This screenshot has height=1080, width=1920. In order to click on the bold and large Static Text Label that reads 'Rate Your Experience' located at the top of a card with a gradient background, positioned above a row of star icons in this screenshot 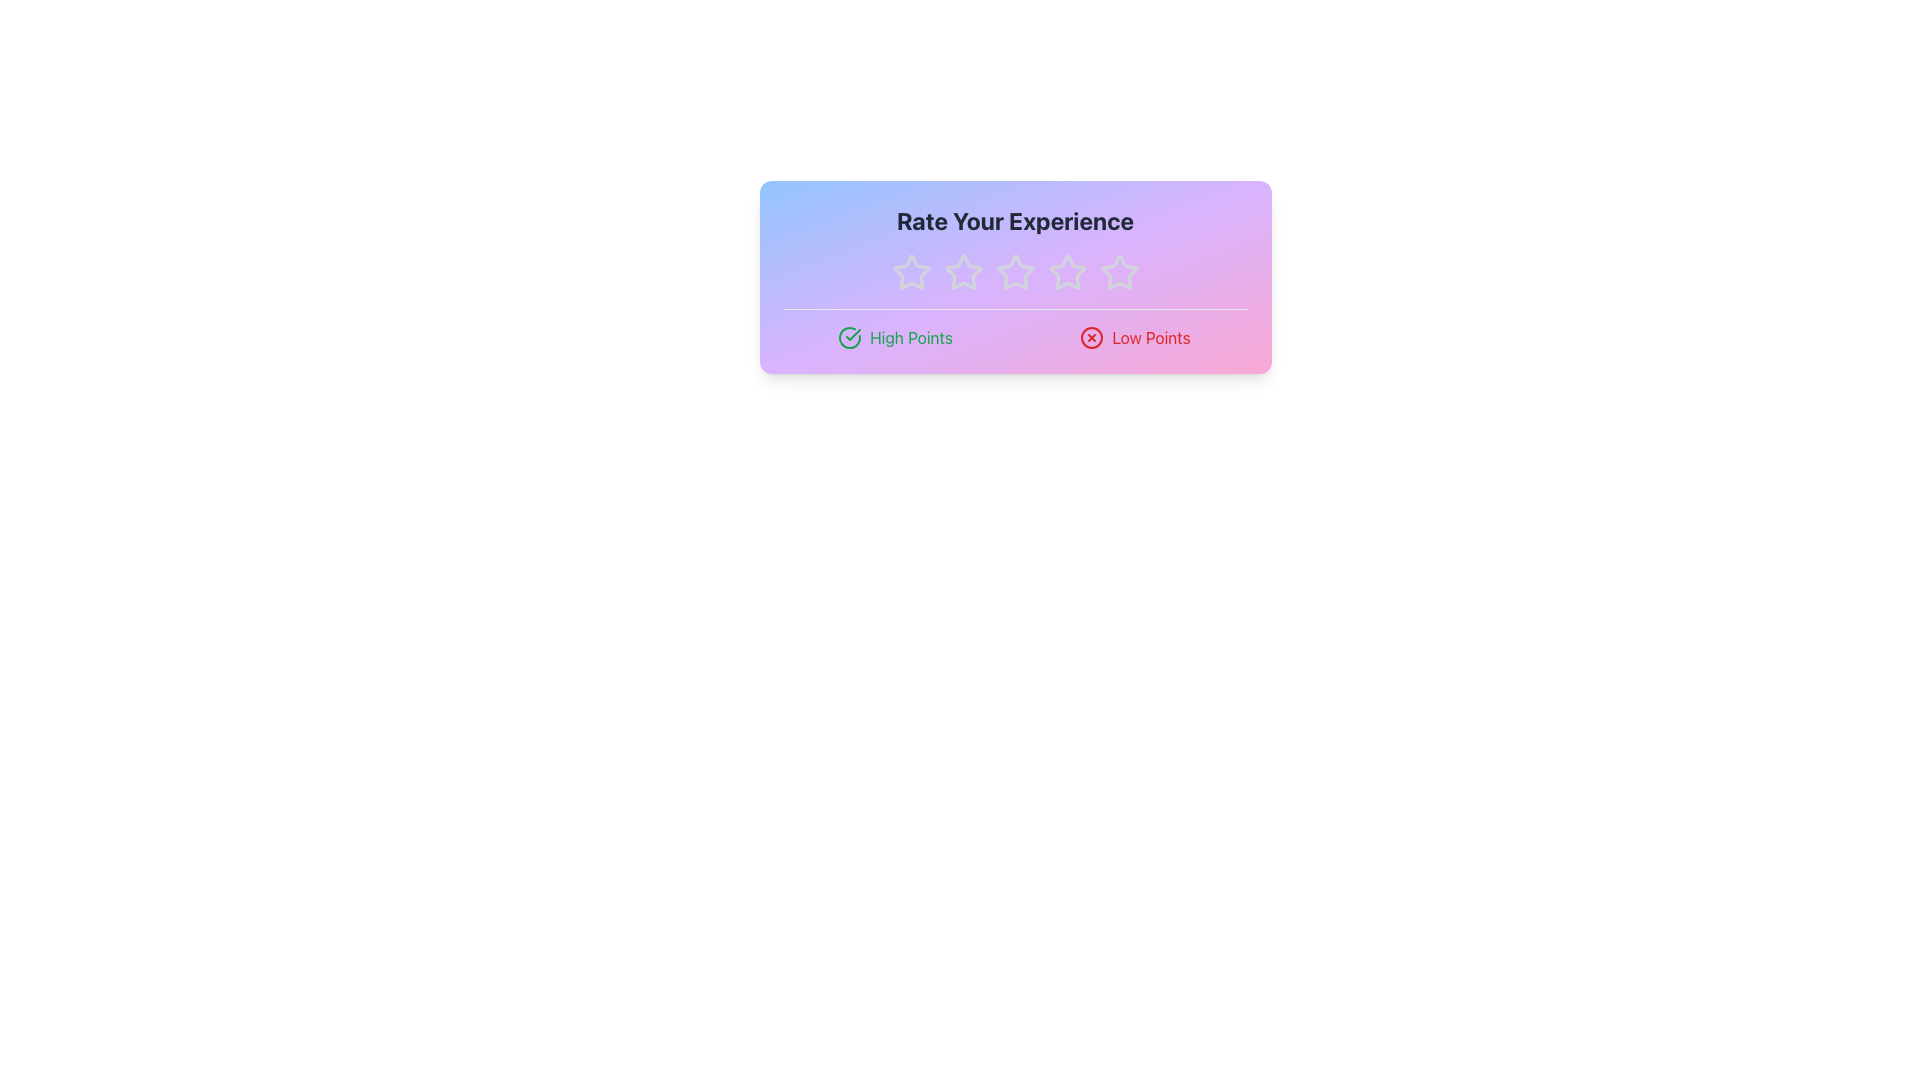, I will do `click(1015, 220)`.